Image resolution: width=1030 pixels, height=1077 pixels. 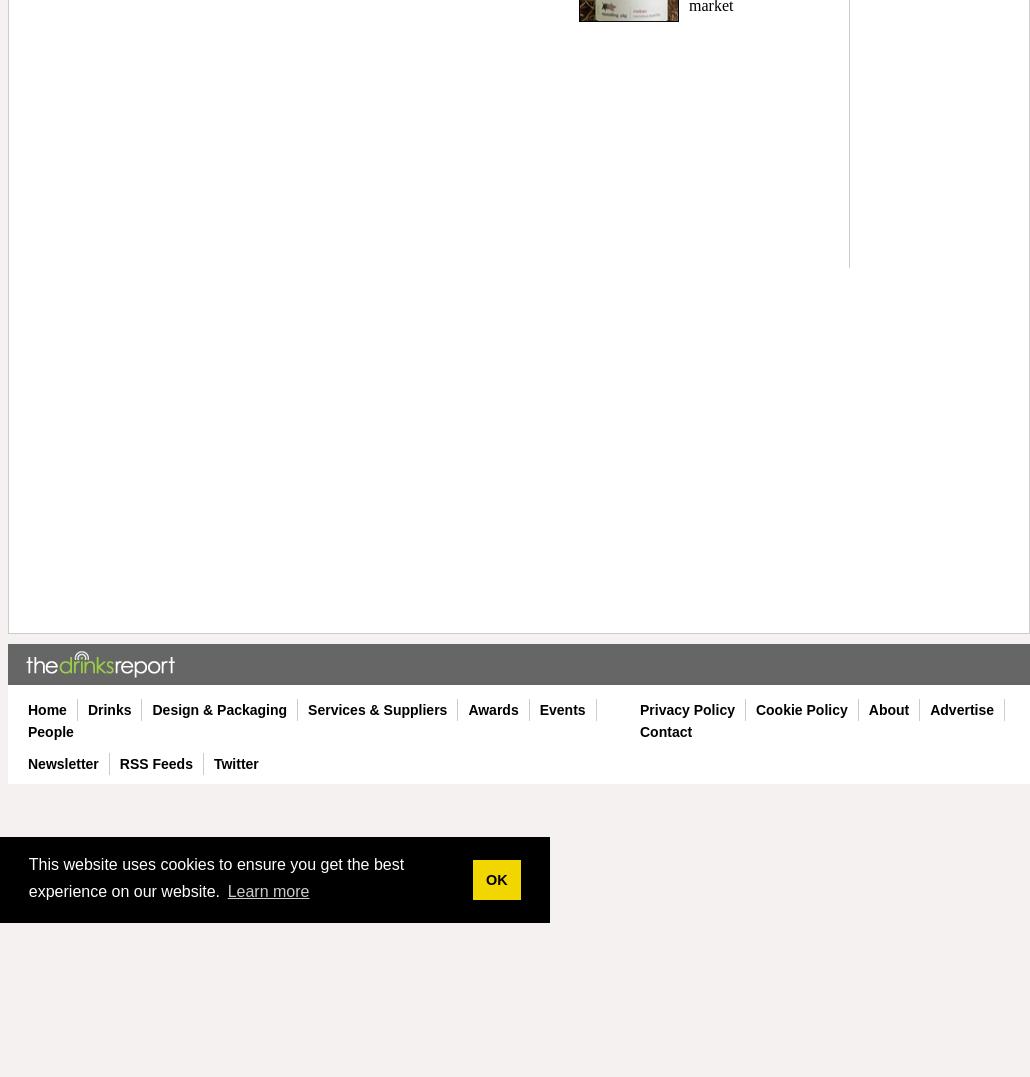 What do you see at coordinates (107, 709) in the screenshot?
I see `'Drinks'` at bounding box center [107, 709].